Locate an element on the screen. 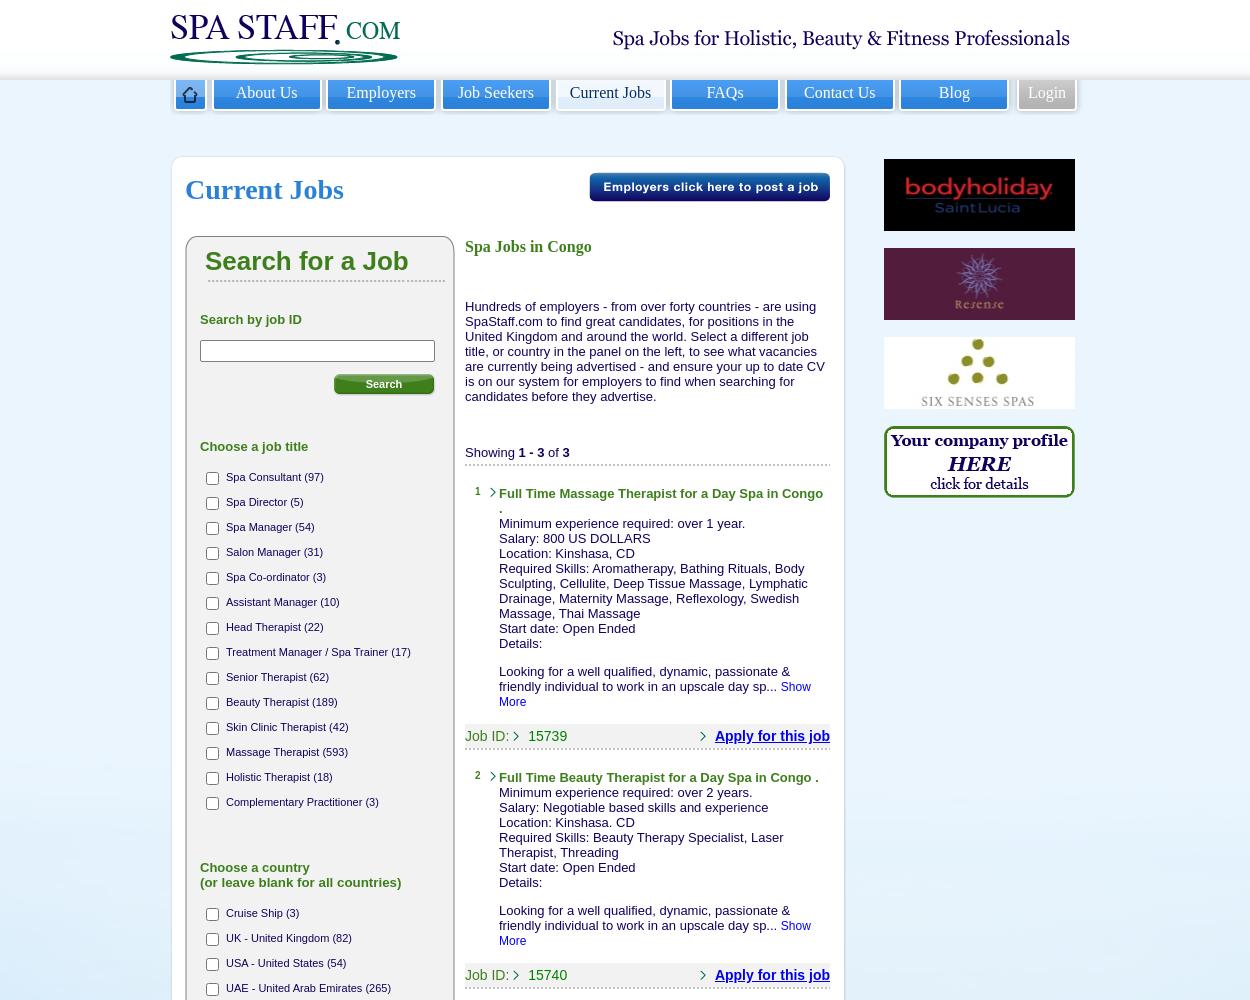 This screenshot has width=1250, height=1000. 'Beauty Therapist' is located at coordinates (610, 776).